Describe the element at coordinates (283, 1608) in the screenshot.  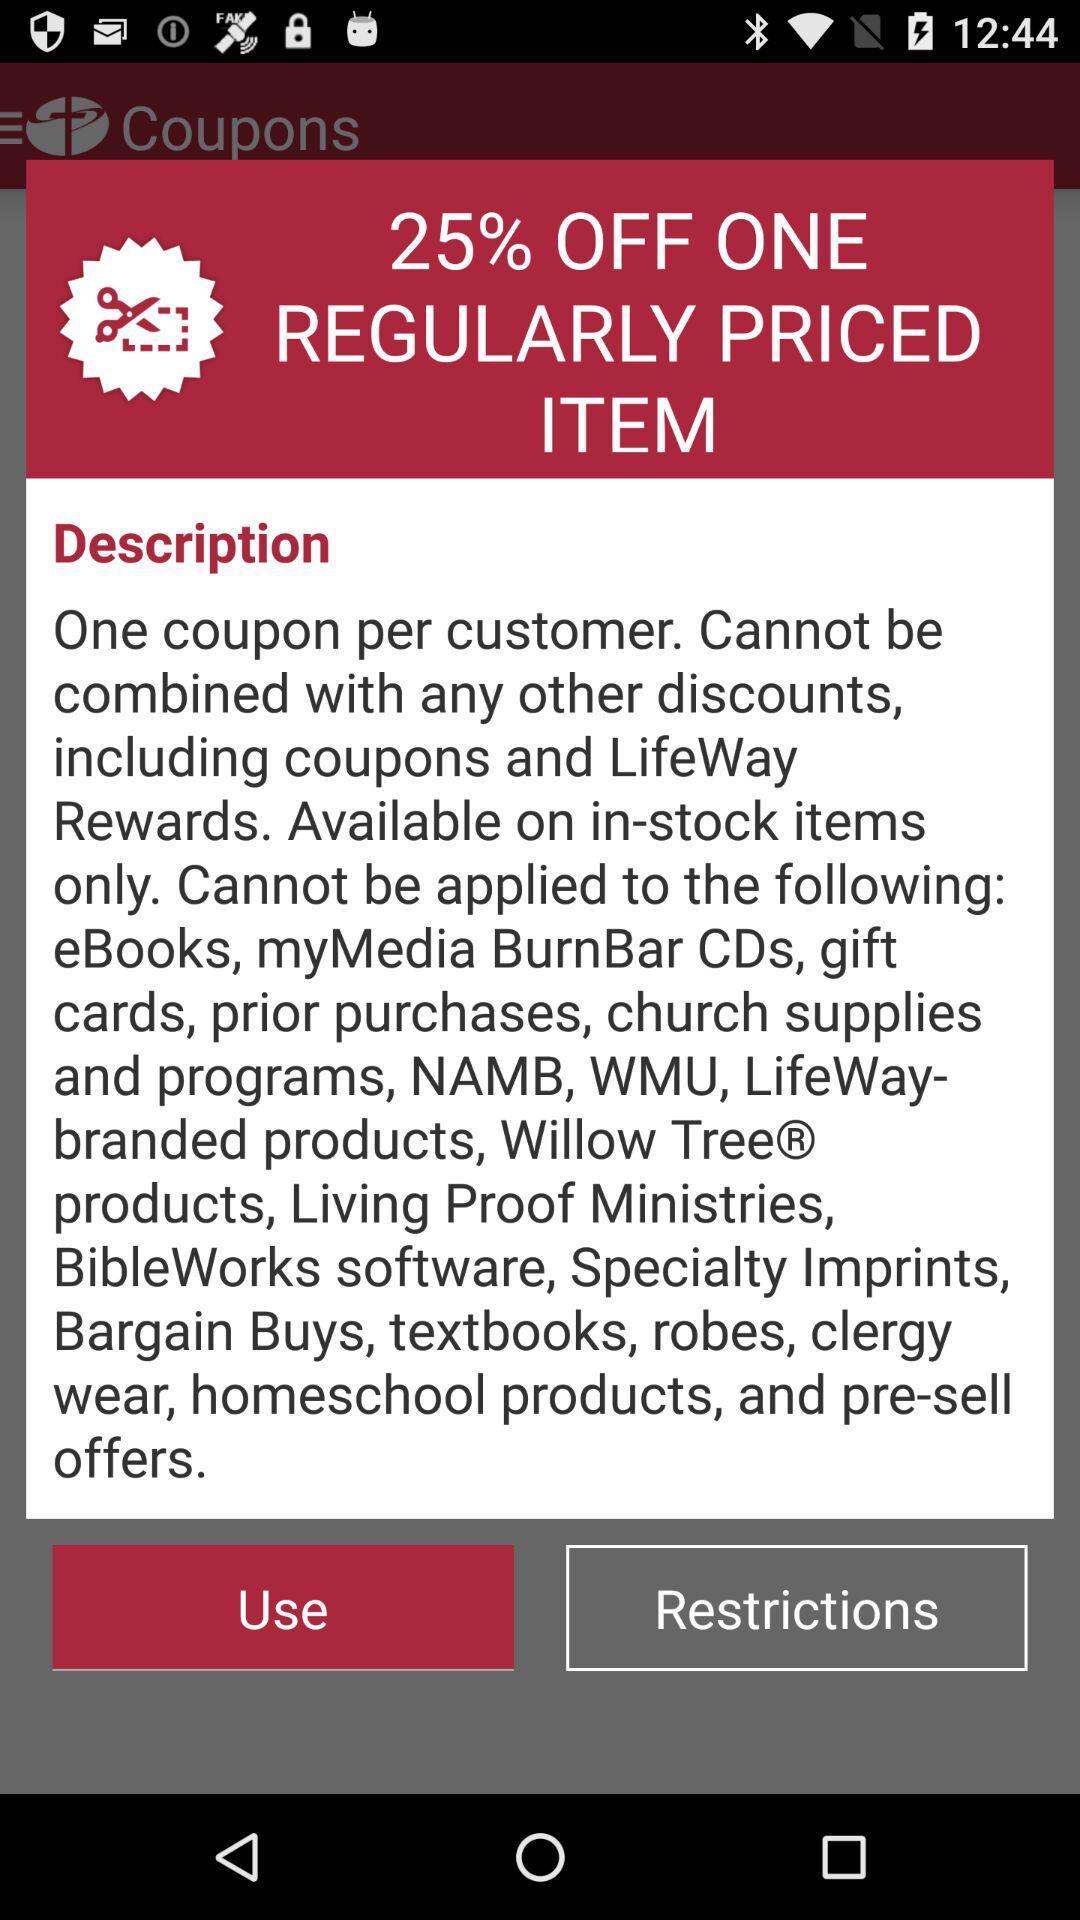
I see `the icon at the bottom left corner` at that location.